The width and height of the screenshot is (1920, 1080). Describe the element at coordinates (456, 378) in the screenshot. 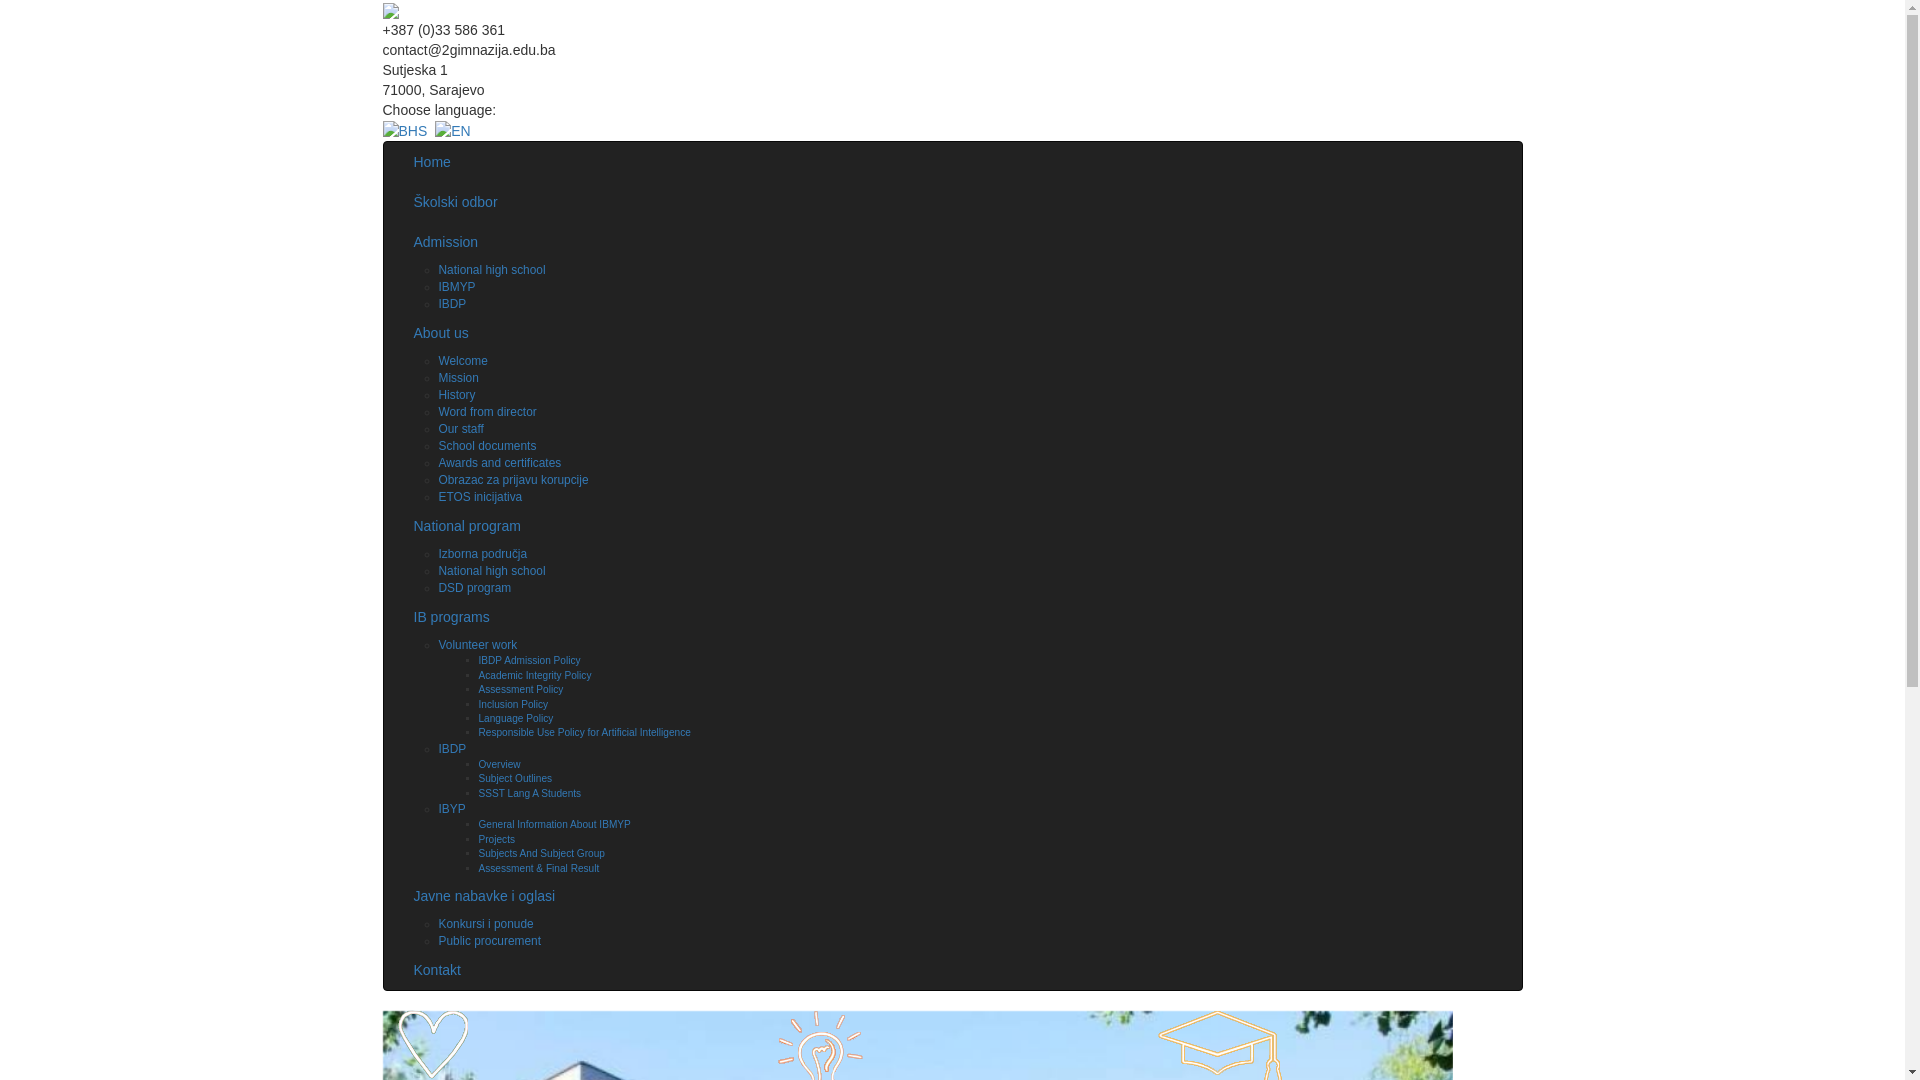

I see `'Mission'` at that location.